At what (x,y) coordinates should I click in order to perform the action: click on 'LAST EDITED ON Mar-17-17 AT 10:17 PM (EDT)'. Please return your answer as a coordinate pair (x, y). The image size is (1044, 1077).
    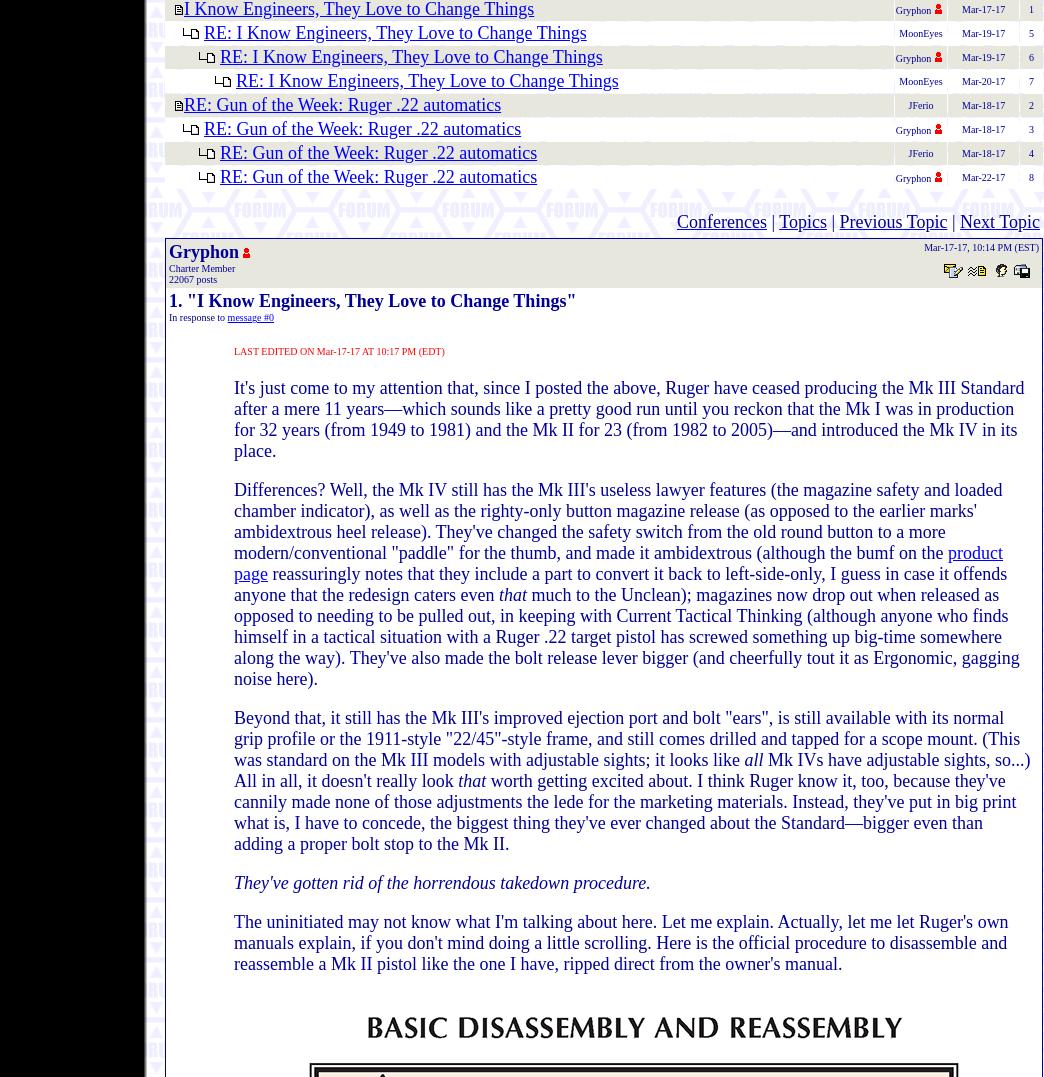
    Looking at the image, I should click on (338, 350).